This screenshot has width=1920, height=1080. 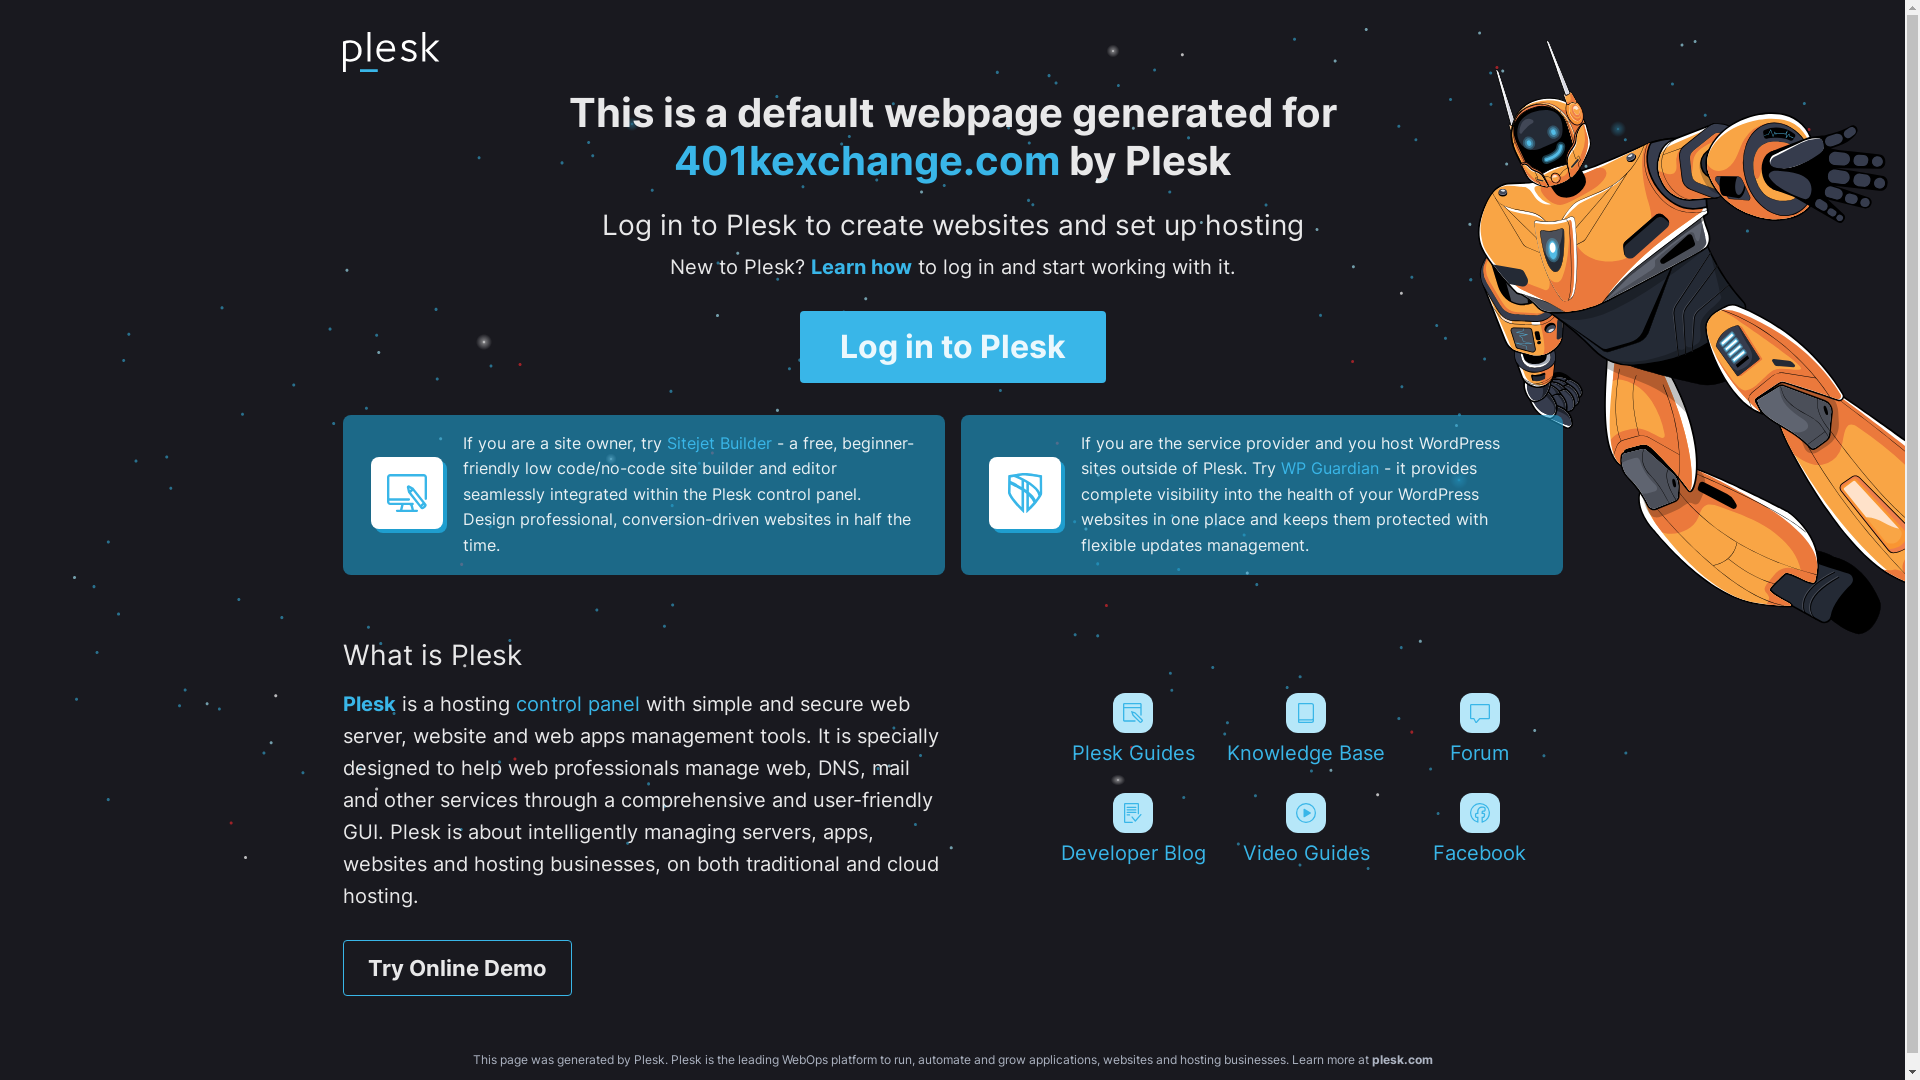 What do you see at coordinates (952, 346) in the screenshot?
I see `'Log in to Plesk'` at bounding box center [952, 346].